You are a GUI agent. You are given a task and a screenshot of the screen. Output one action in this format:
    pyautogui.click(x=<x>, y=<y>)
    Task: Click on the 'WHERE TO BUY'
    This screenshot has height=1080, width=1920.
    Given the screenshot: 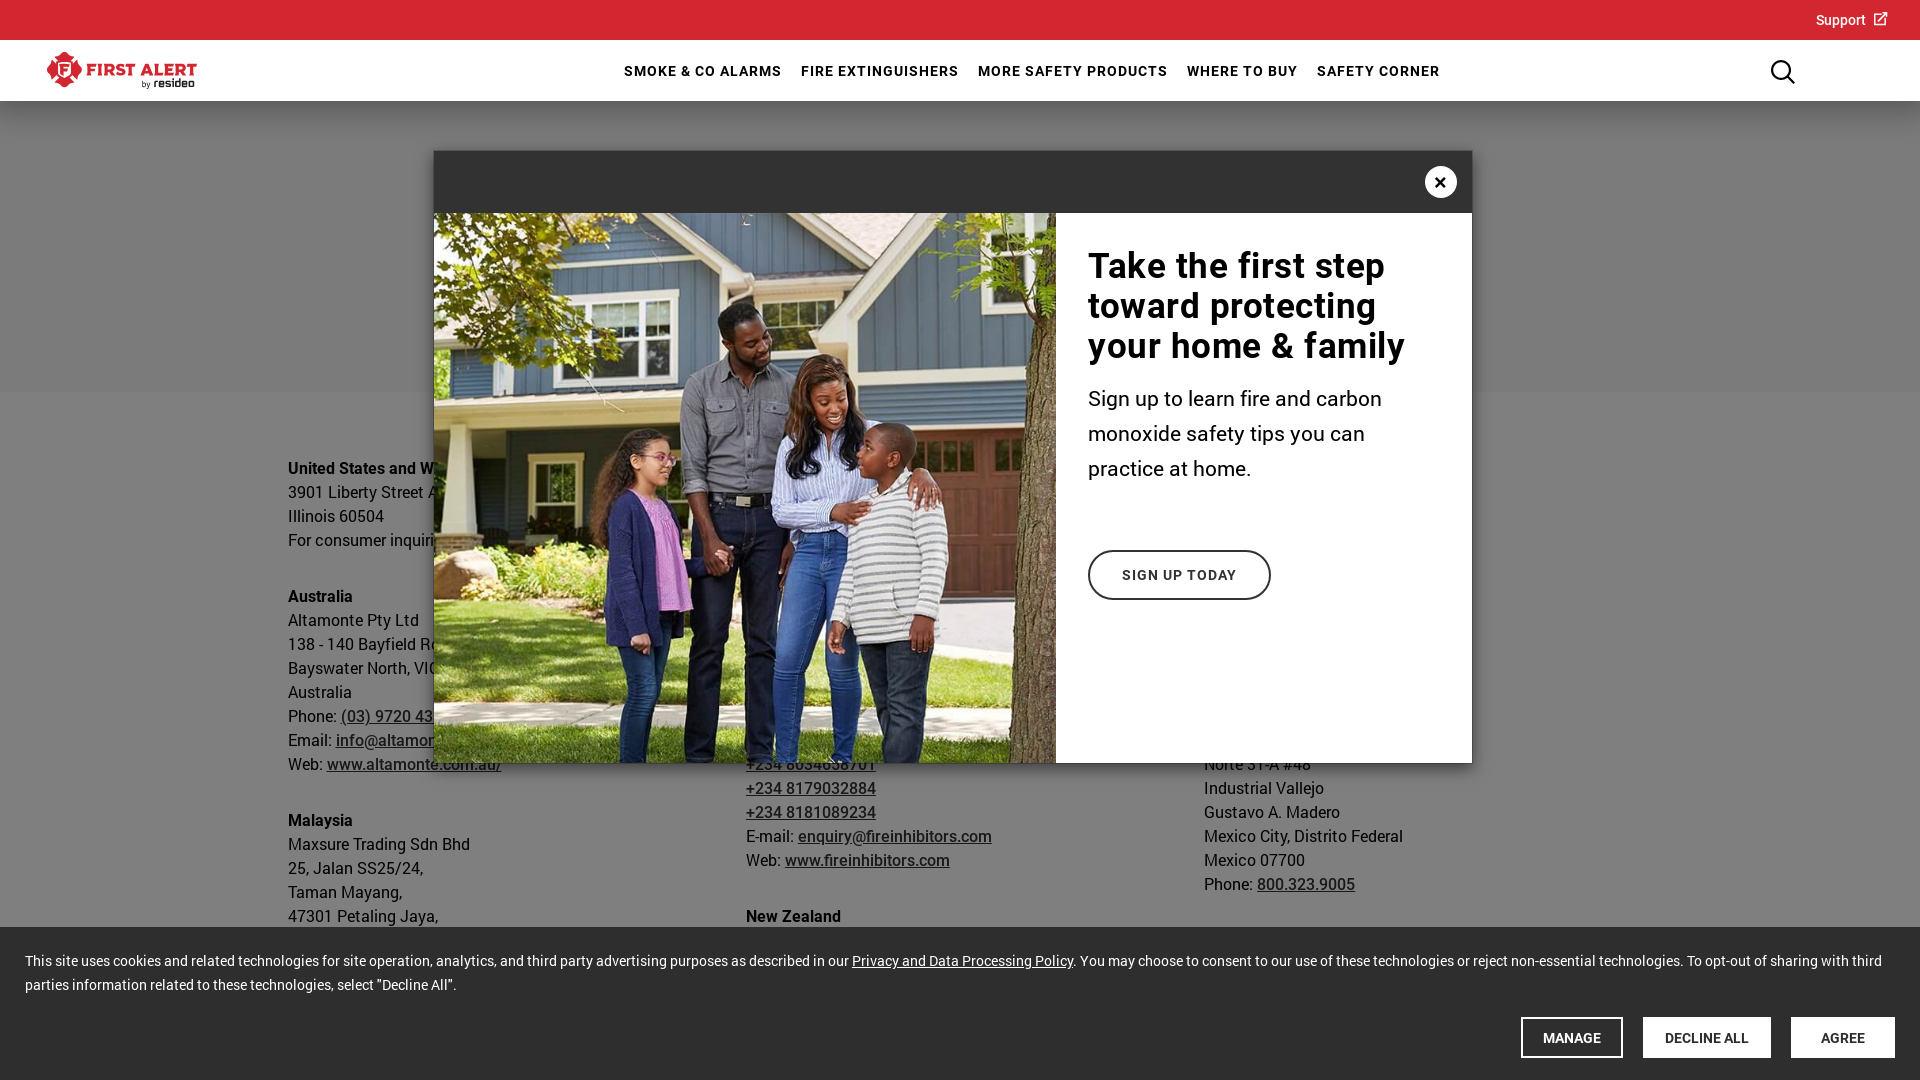 What is the action you would take?
    pyautogui.click(x=1240, y=69)
    